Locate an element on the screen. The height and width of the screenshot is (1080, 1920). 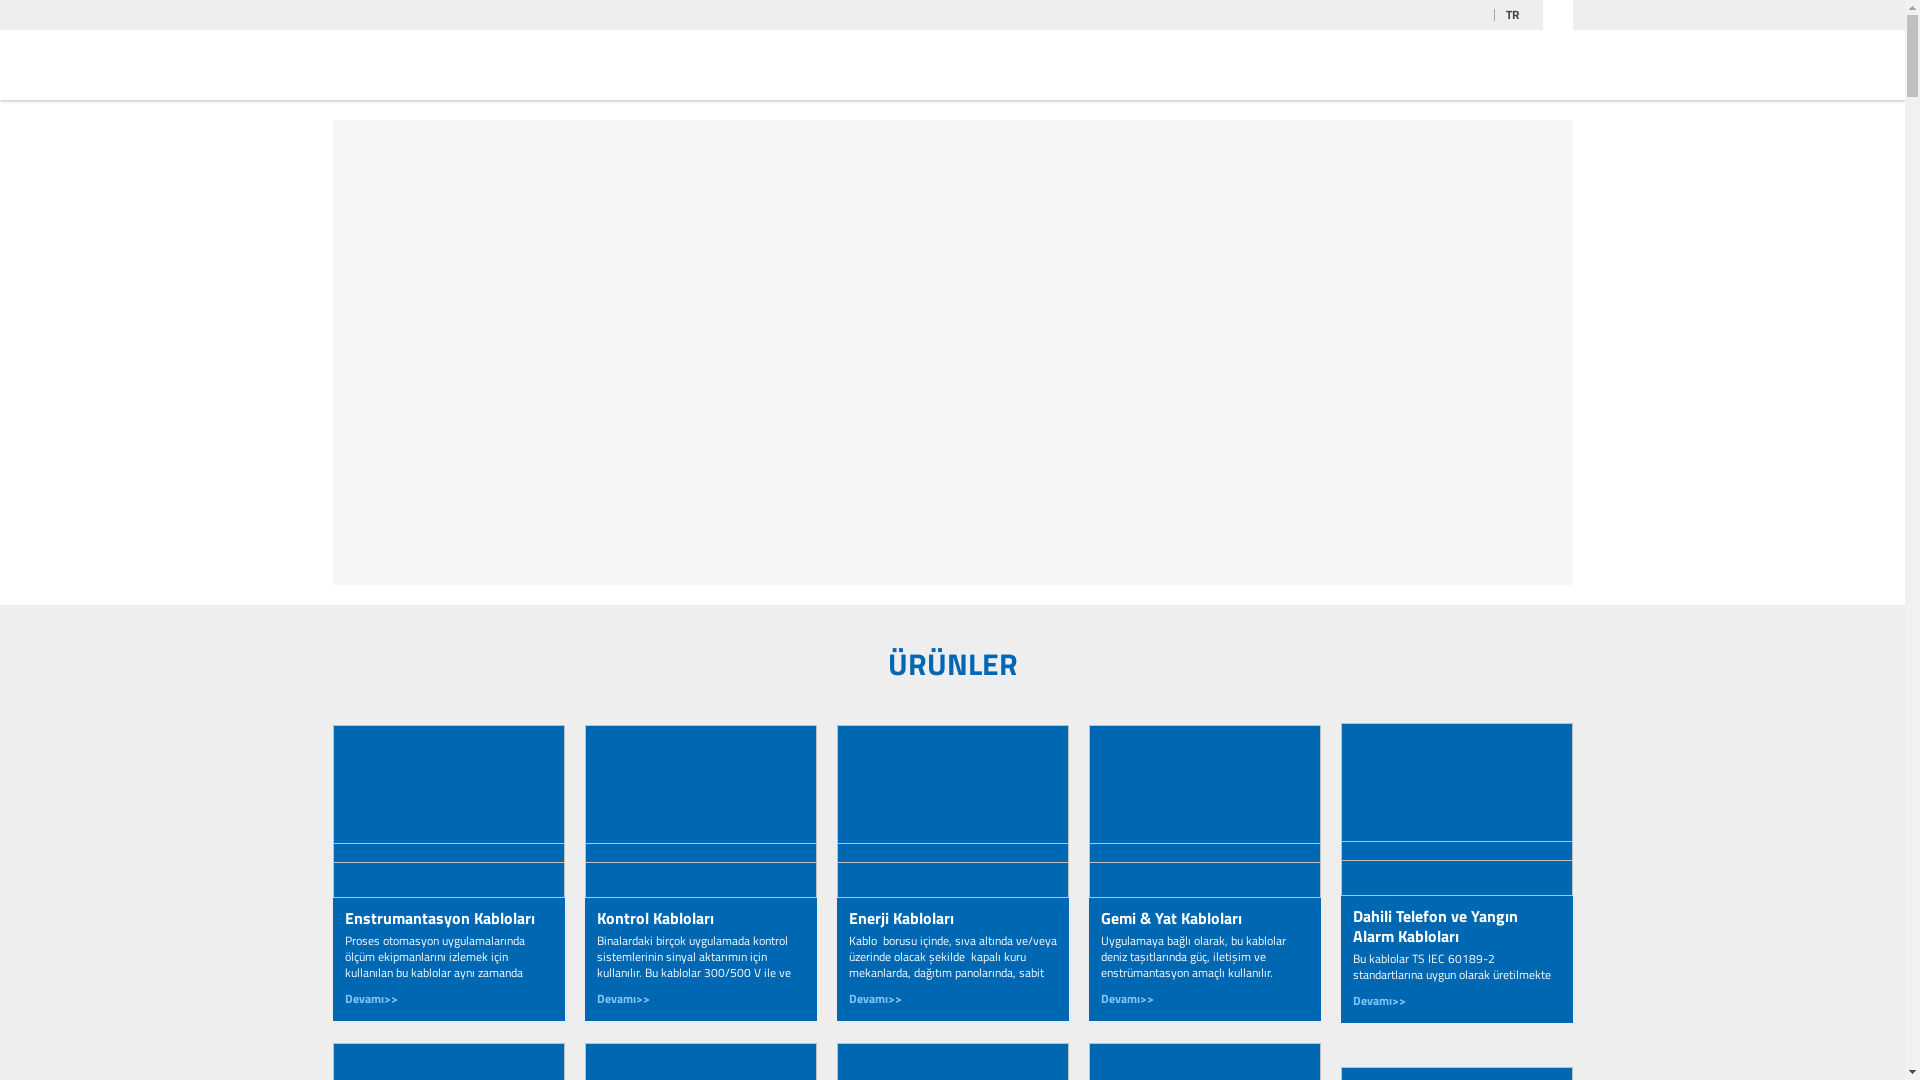
'YOUTUBE' is located at coordinates (1390, 15).